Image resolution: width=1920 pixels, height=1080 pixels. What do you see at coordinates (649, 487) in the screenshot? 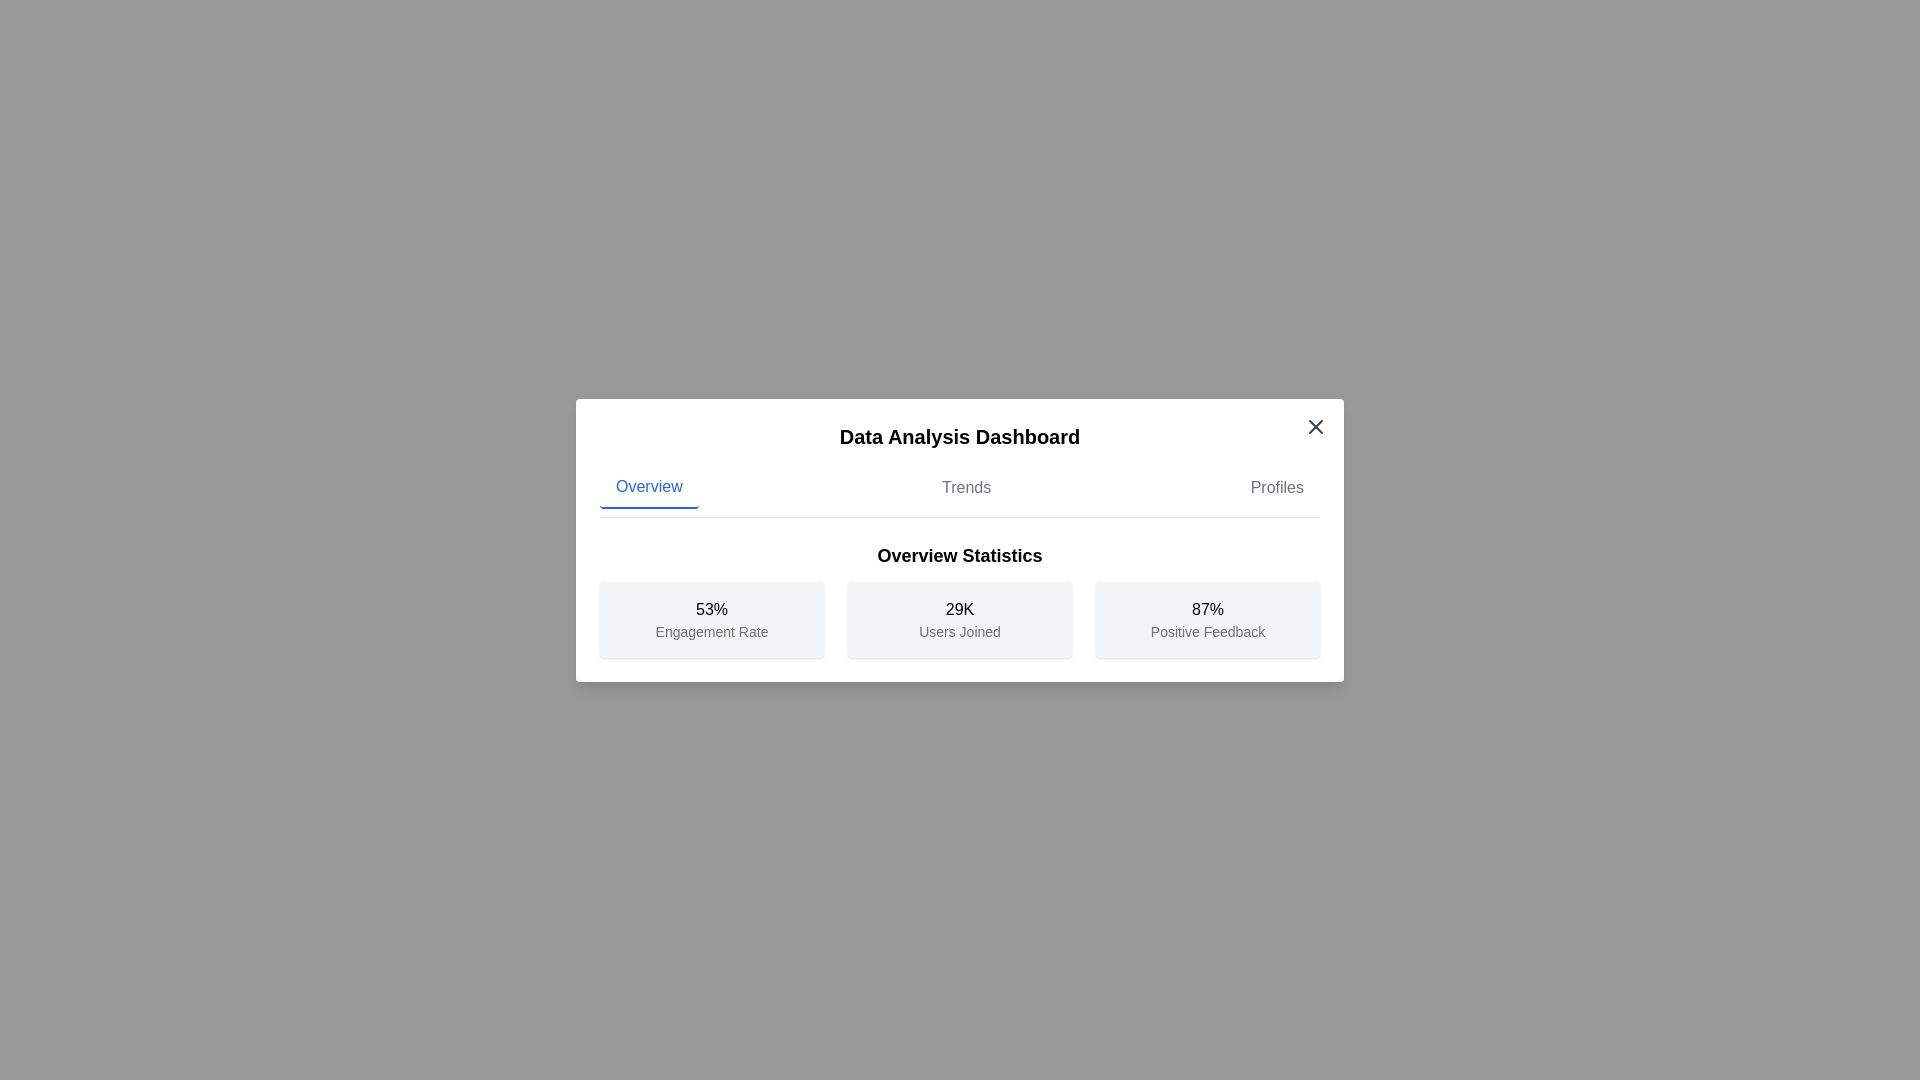
I see `the 'Overview' navigation tab located on the left-hand side of the Data Analysis Dashboard` at bounding box center [649, 487].